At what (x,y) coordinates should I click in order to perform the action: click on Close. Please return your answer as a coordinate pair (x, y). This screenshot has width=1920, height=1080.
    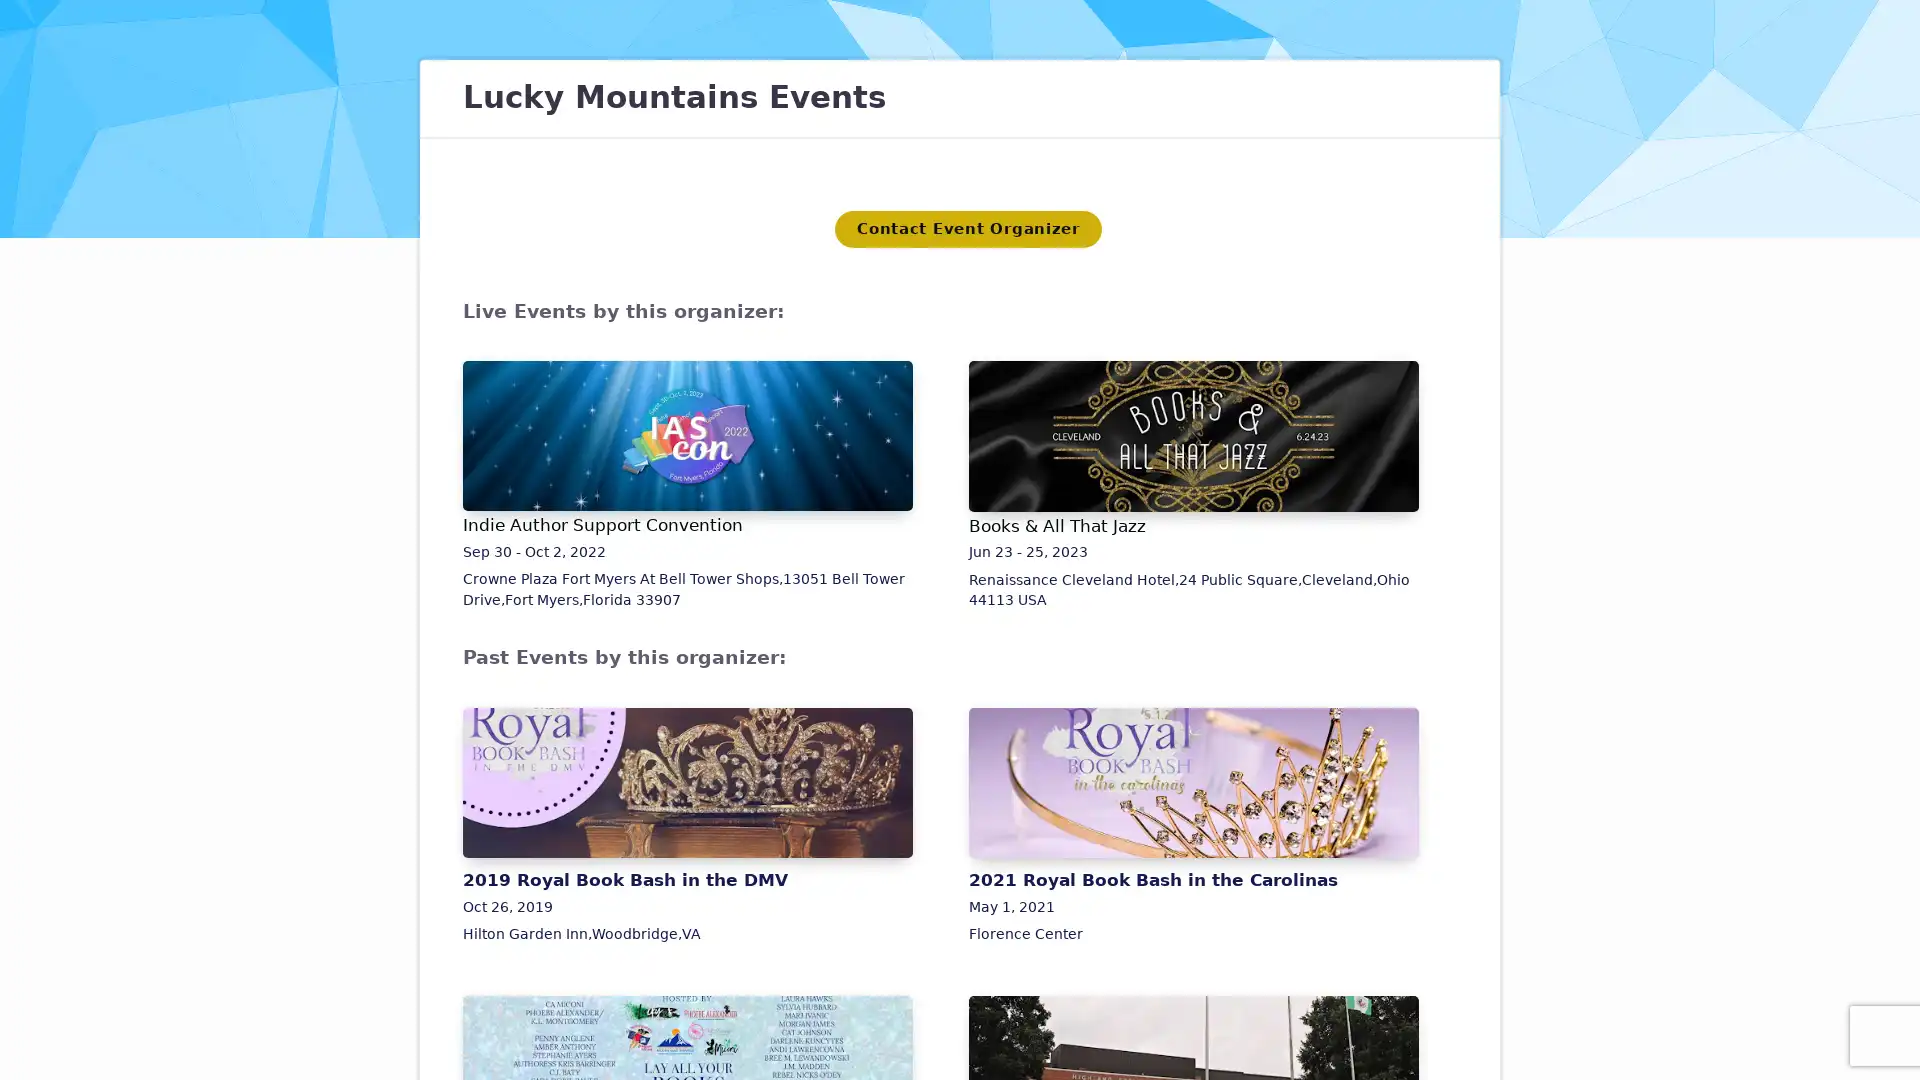
    Looking at the image, I should click on (1378, 920).